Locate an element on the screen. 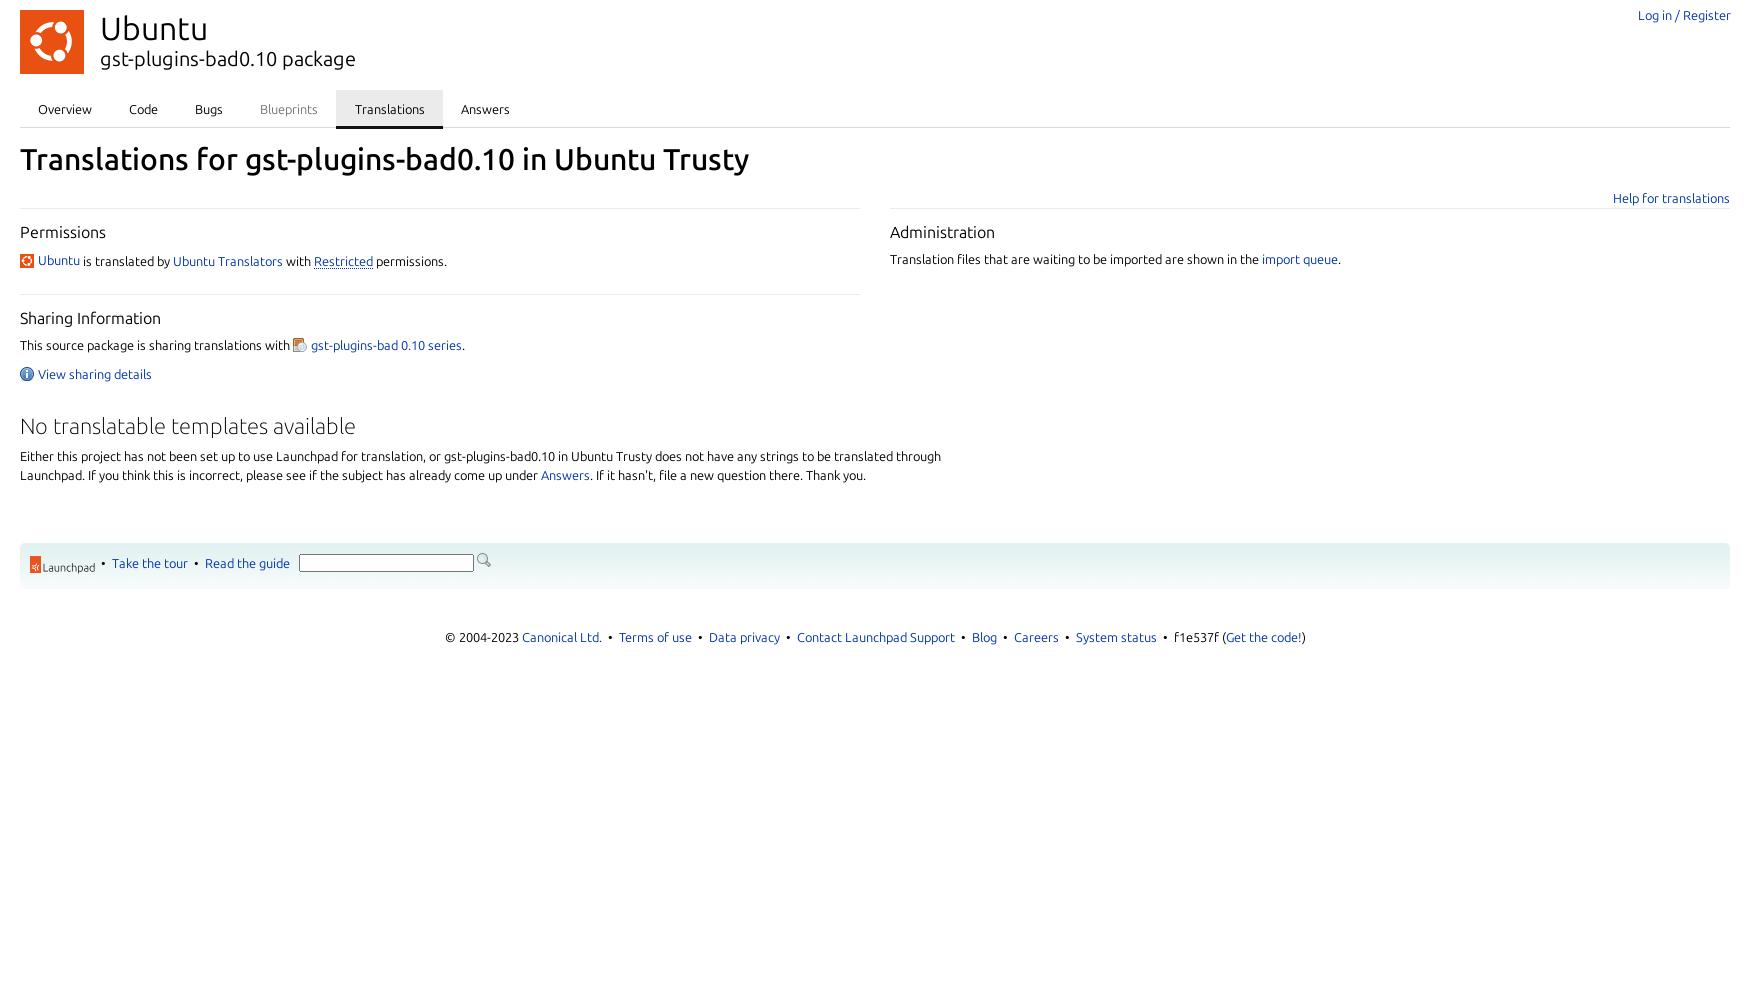 The width and height of the screenshot is (1750, 1000). 'View sharing details' is located at coordinates (95, 373).